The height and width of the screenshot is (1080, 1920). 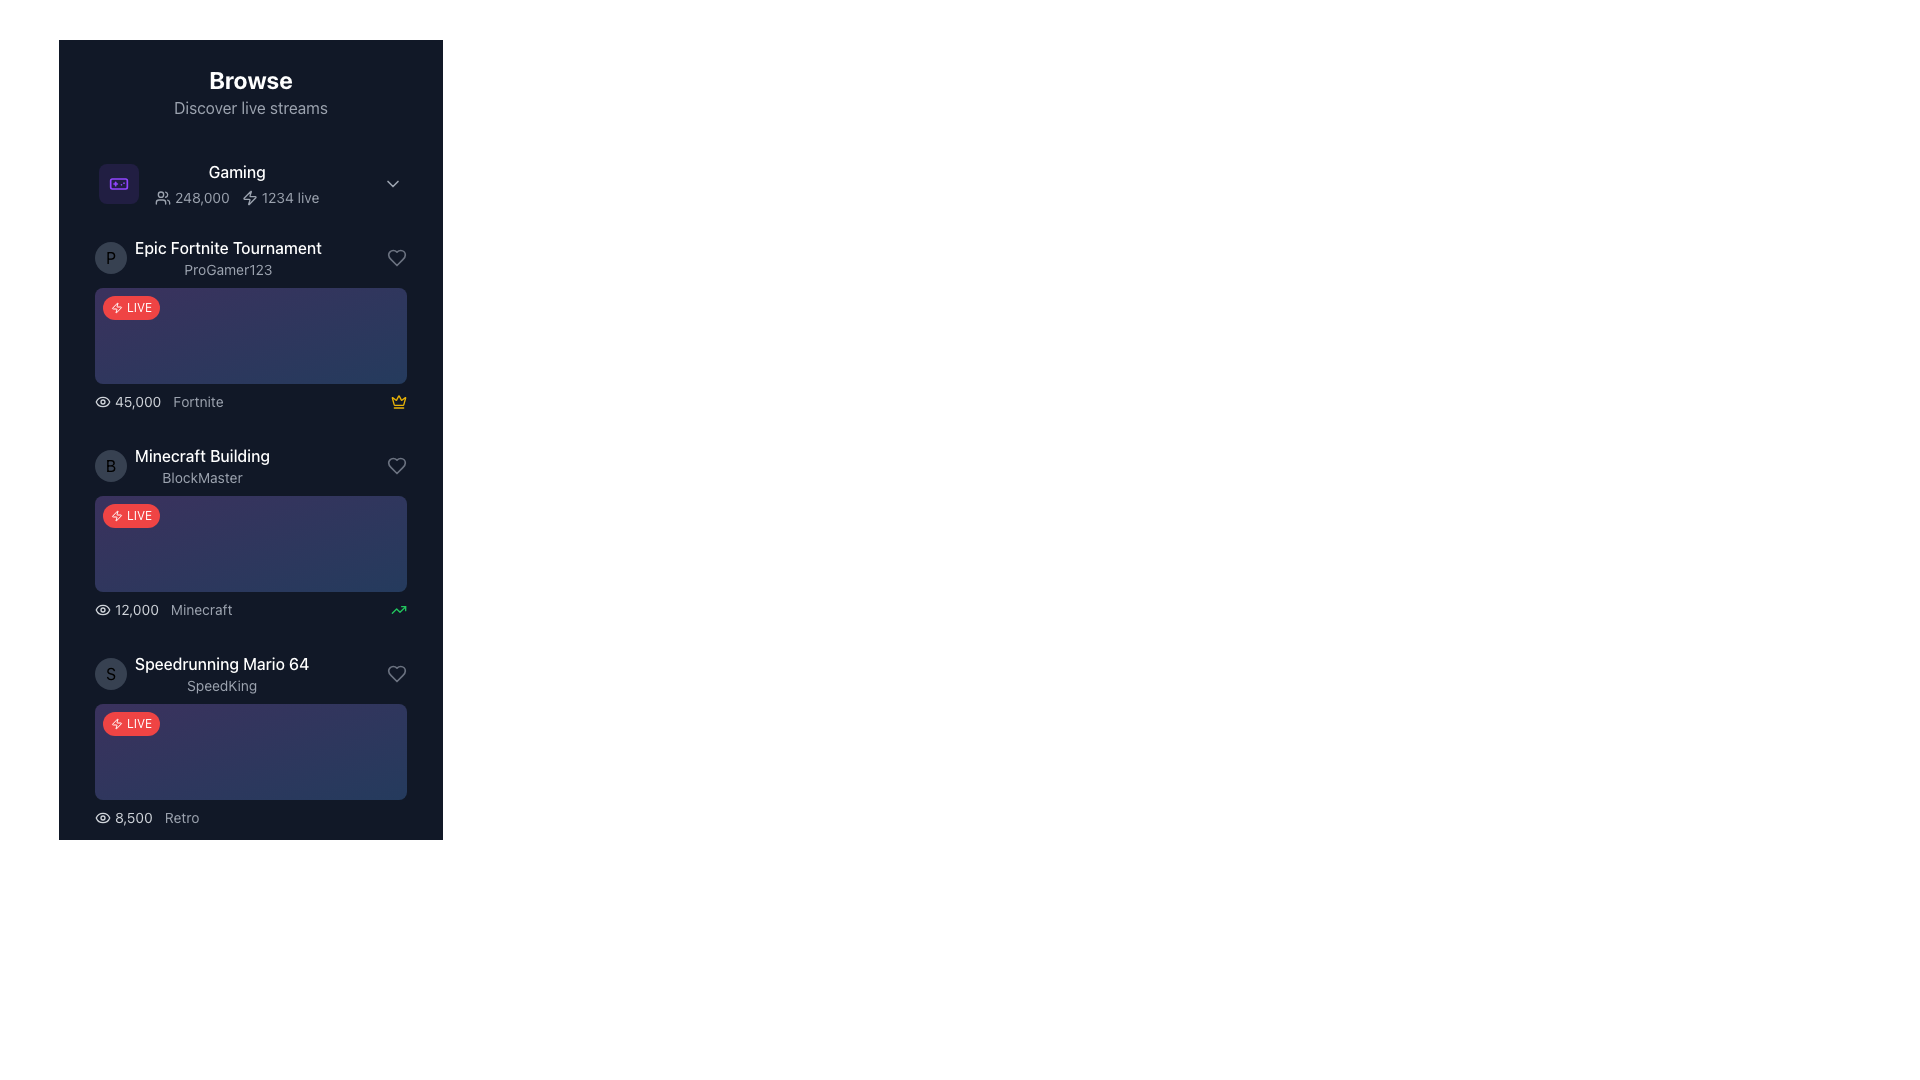 What do you see at coordinates (101, 608) in the screenshot?
I see `the small eye icon adjacent to the text '12,000' representing viewer count in the 'Minecraft Building' section` at bounding box center [101, 608].